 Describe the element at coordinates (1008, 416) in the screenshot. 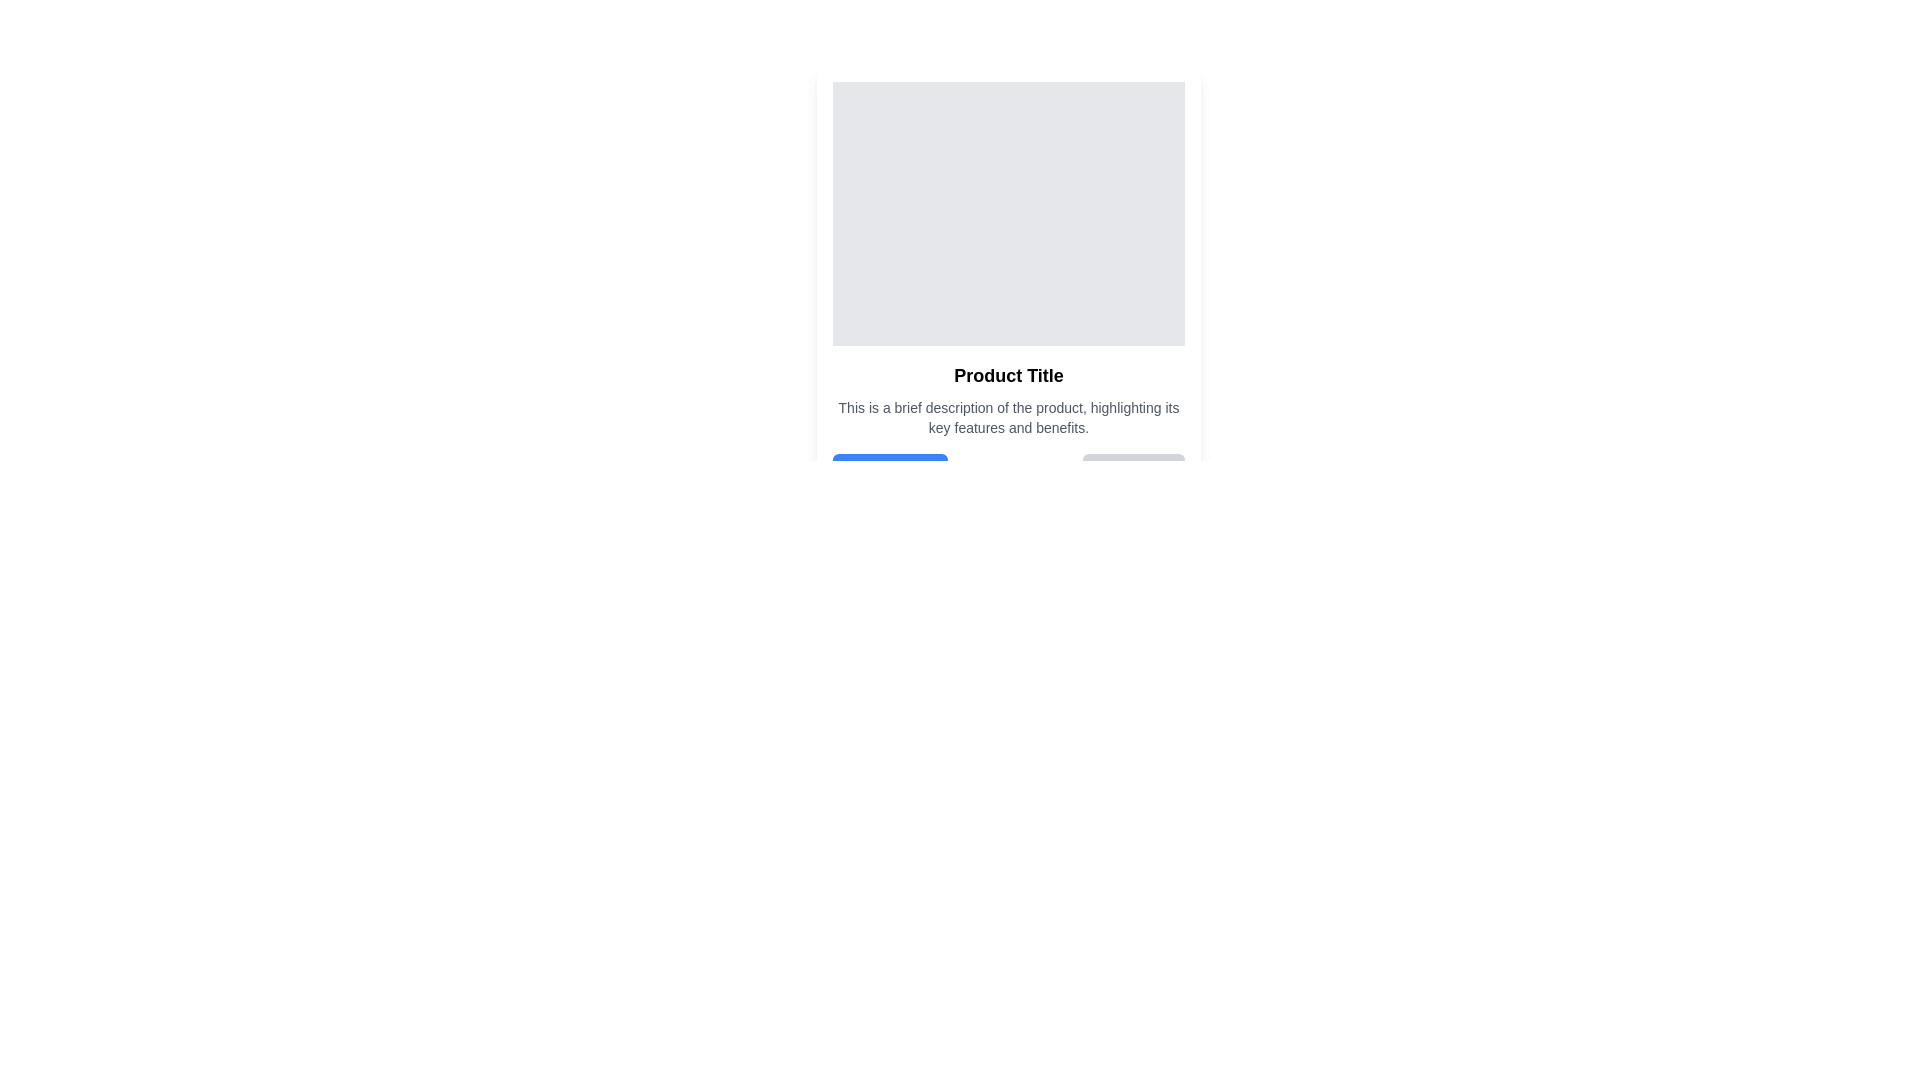

I see `descriptive text paragraph styled in gray located directly below the 'Product Title' heading` at that location.